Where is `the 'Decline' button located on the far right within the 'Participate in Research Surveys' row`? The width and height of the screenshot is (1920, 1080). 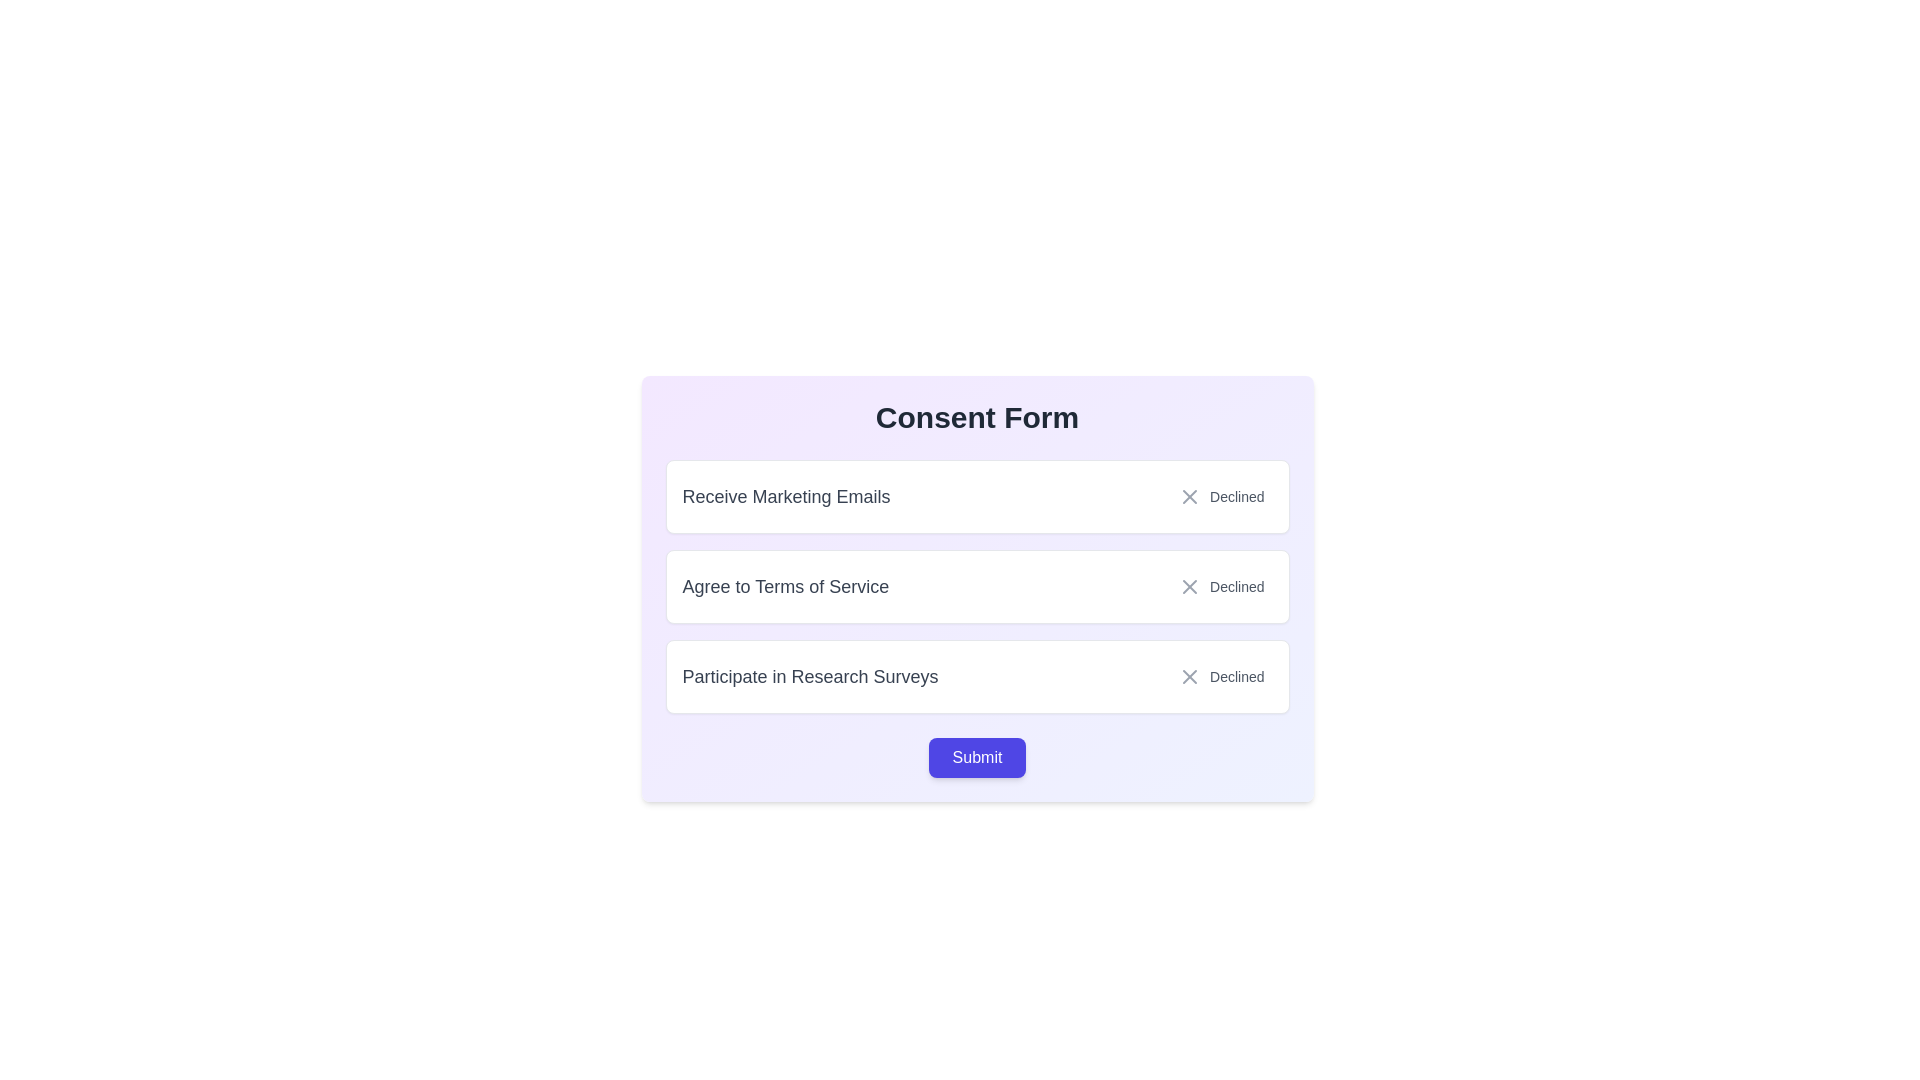 the 'Decline' button located on the far right within the 'Participate in Research Surveys' row is located at coordinates (1220, 676).